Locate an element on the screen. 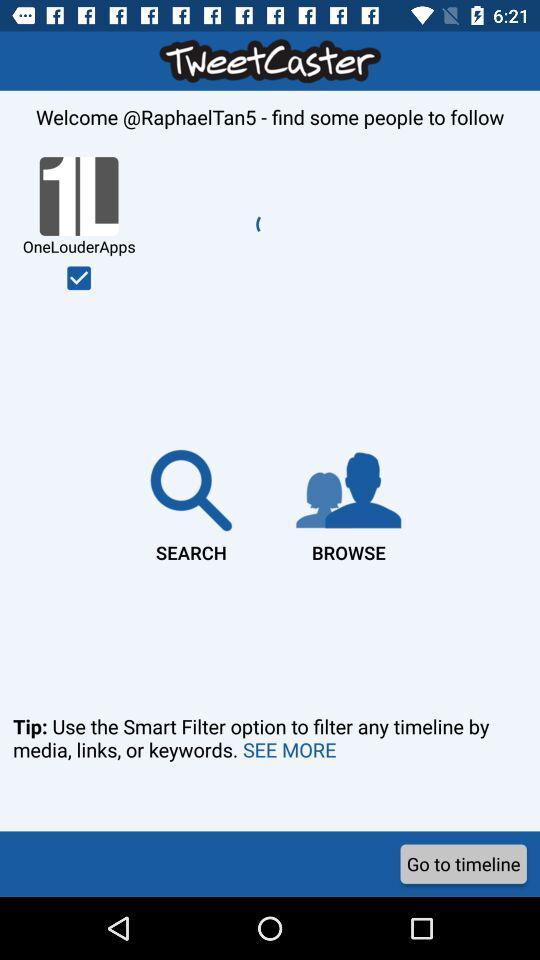  the item below the onelouderapps icon is located at coordinates (191, 501).